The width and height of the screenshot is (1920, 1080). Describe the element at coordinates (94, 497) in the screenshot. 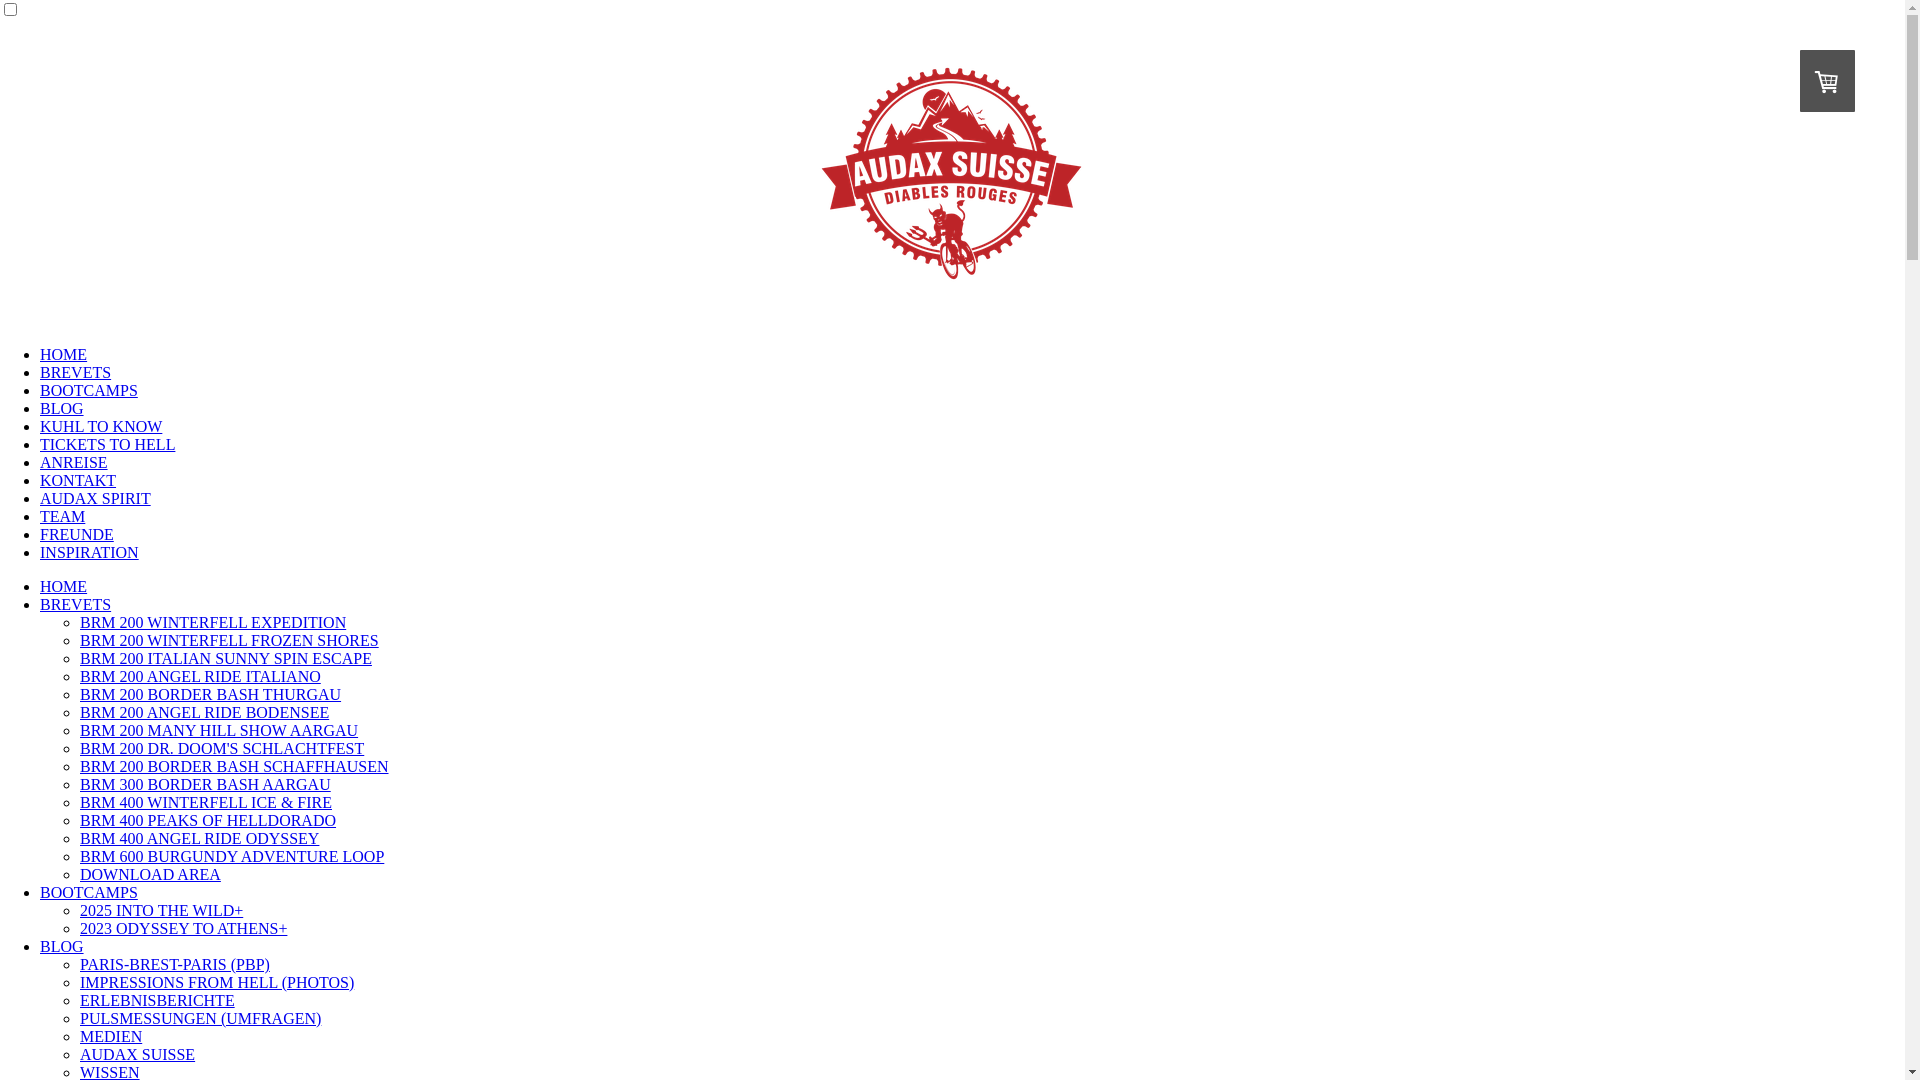

I see `'AUDAX SPIRIT'` at that location.